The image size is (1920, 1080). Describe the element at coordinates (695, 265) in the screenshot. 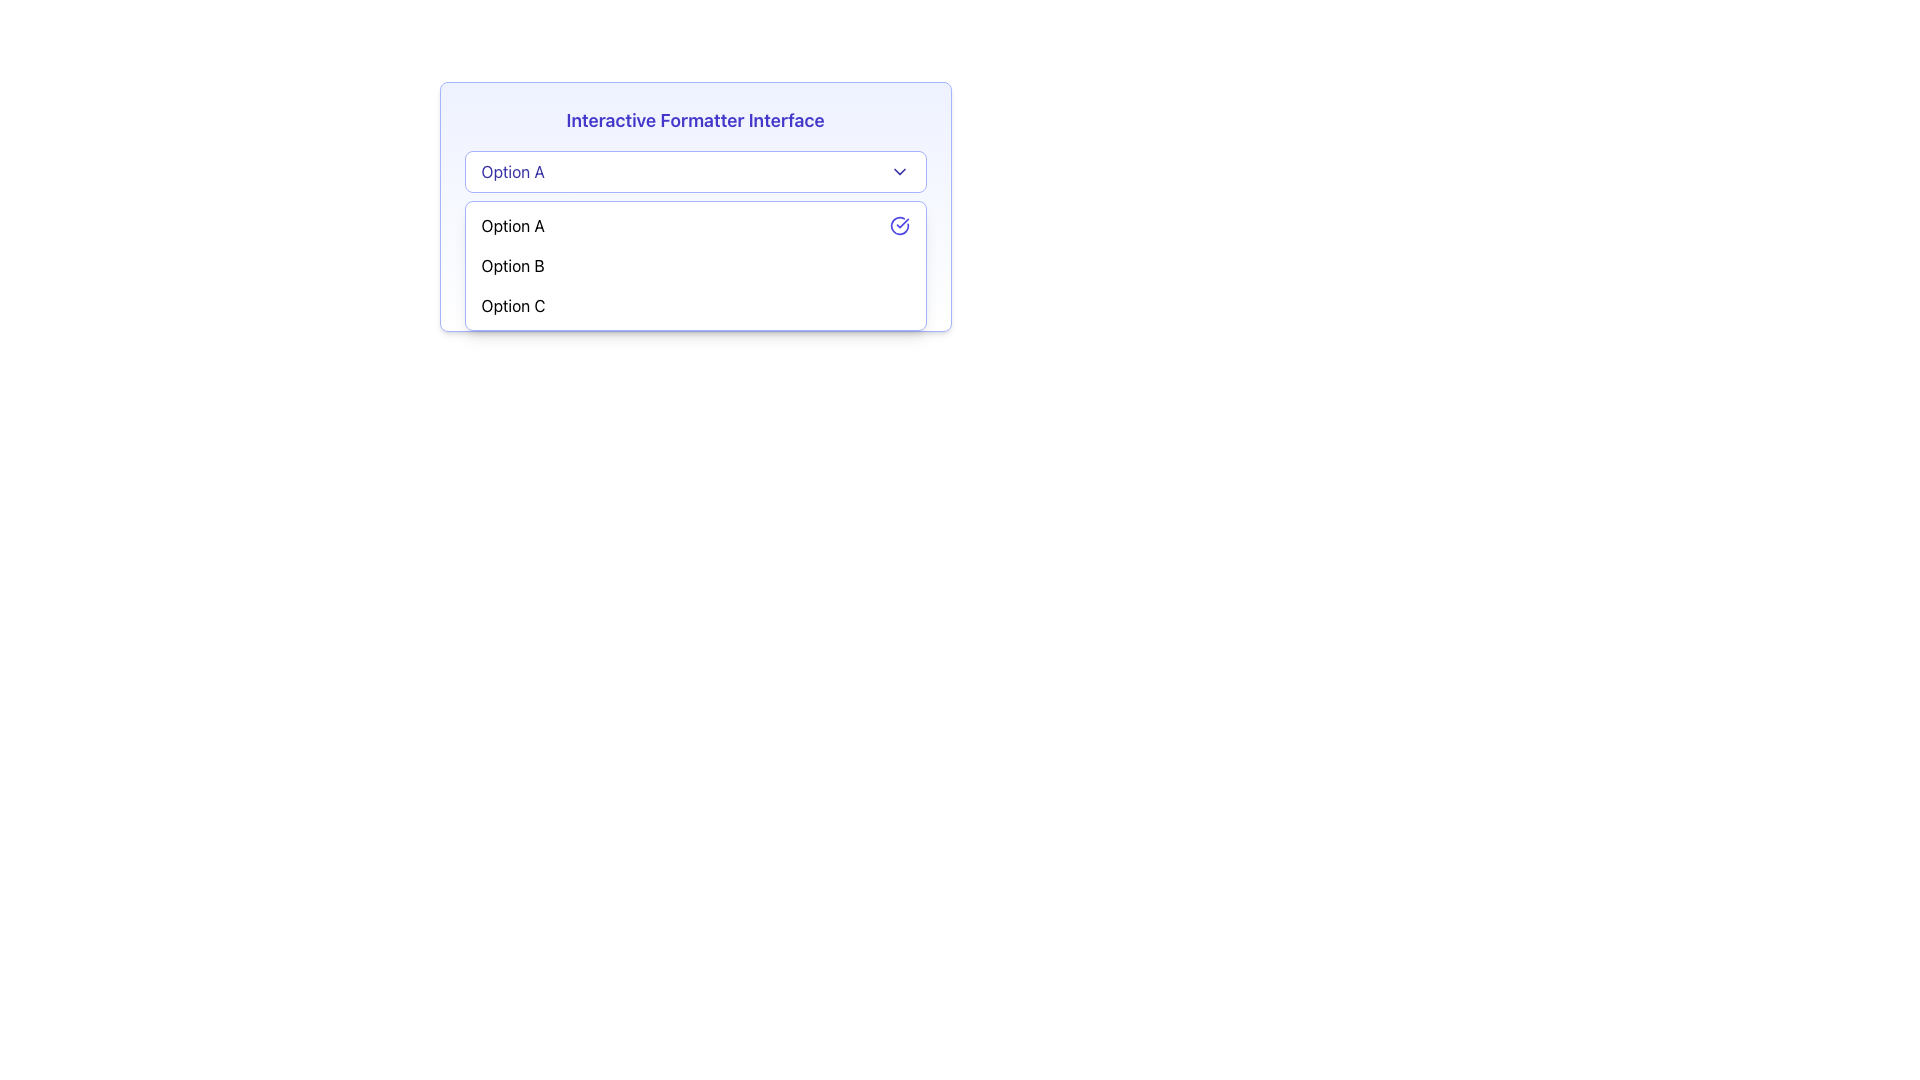

I see `the dropdown menu item labeled 'Option B'` at that location.